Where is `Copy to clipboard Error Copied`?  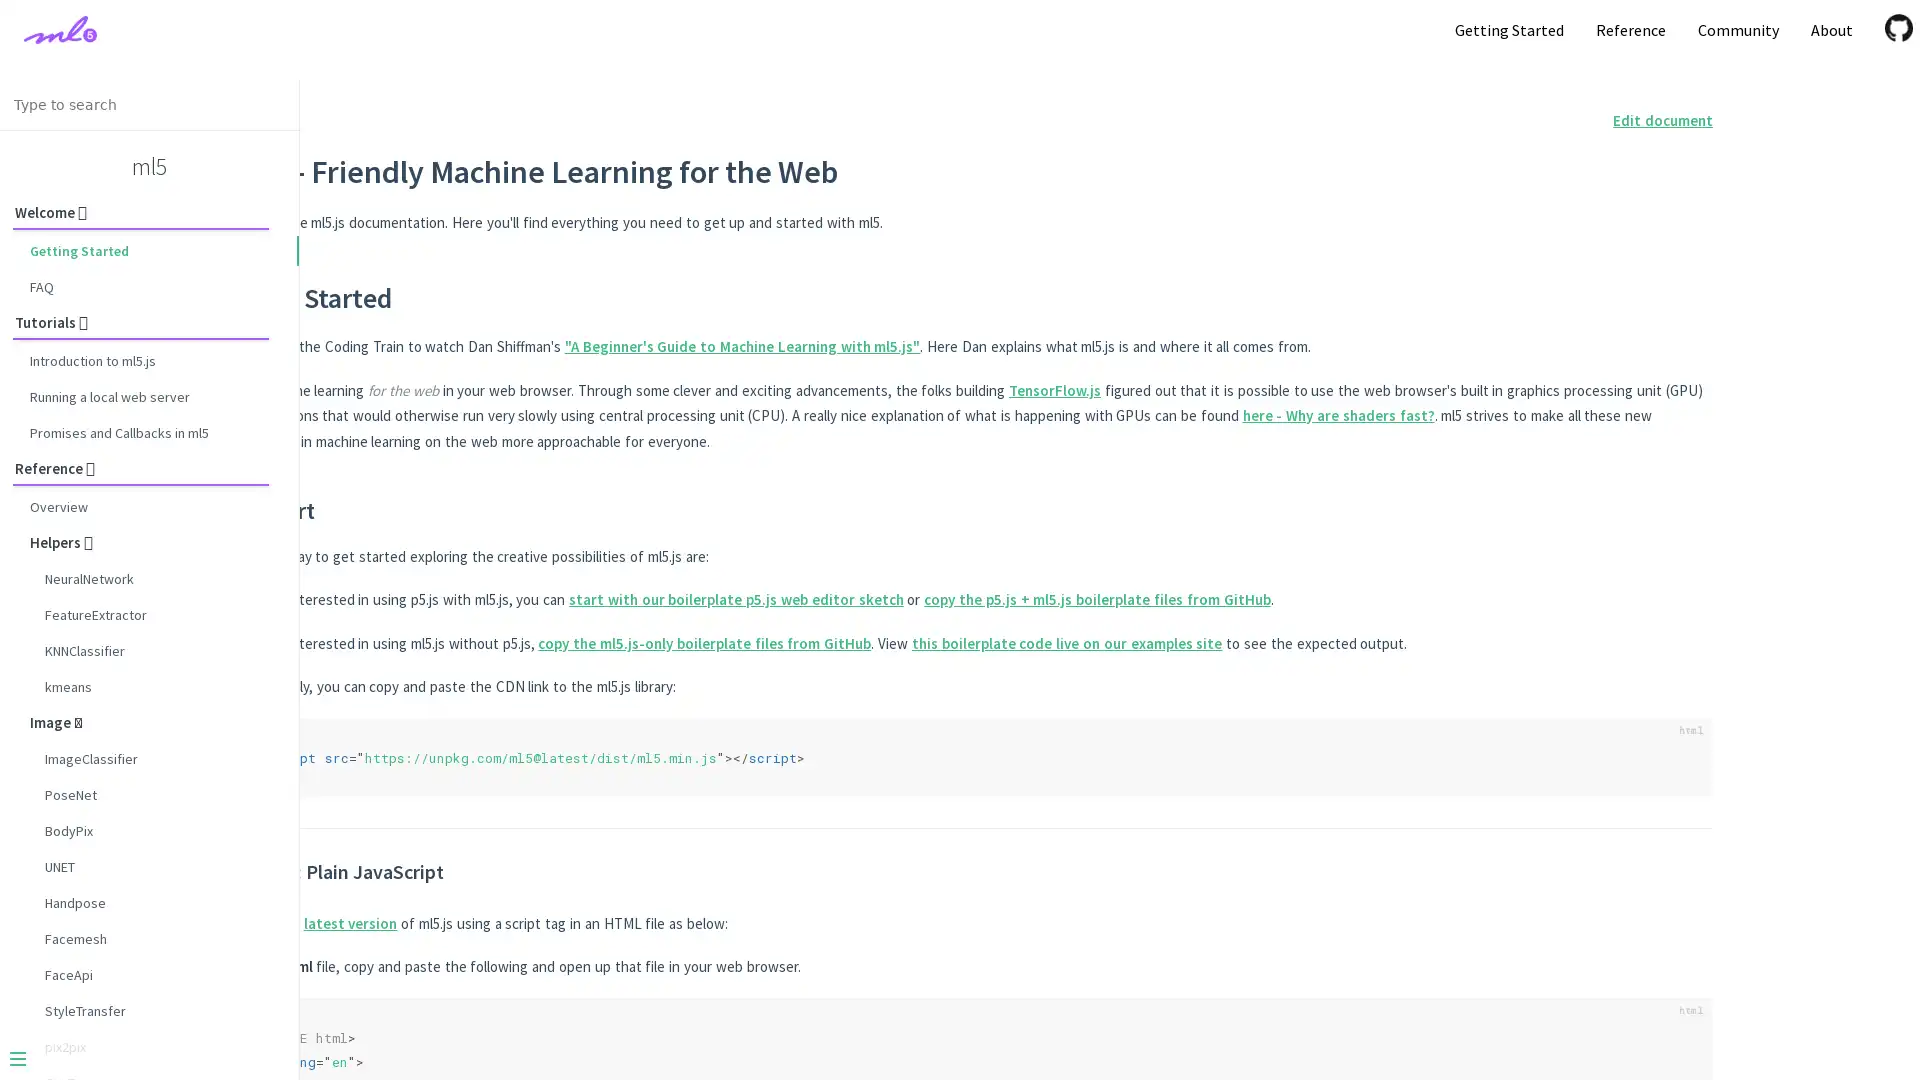 Copy to clipboard Error Copied is located at coordinates (1664, 1016).